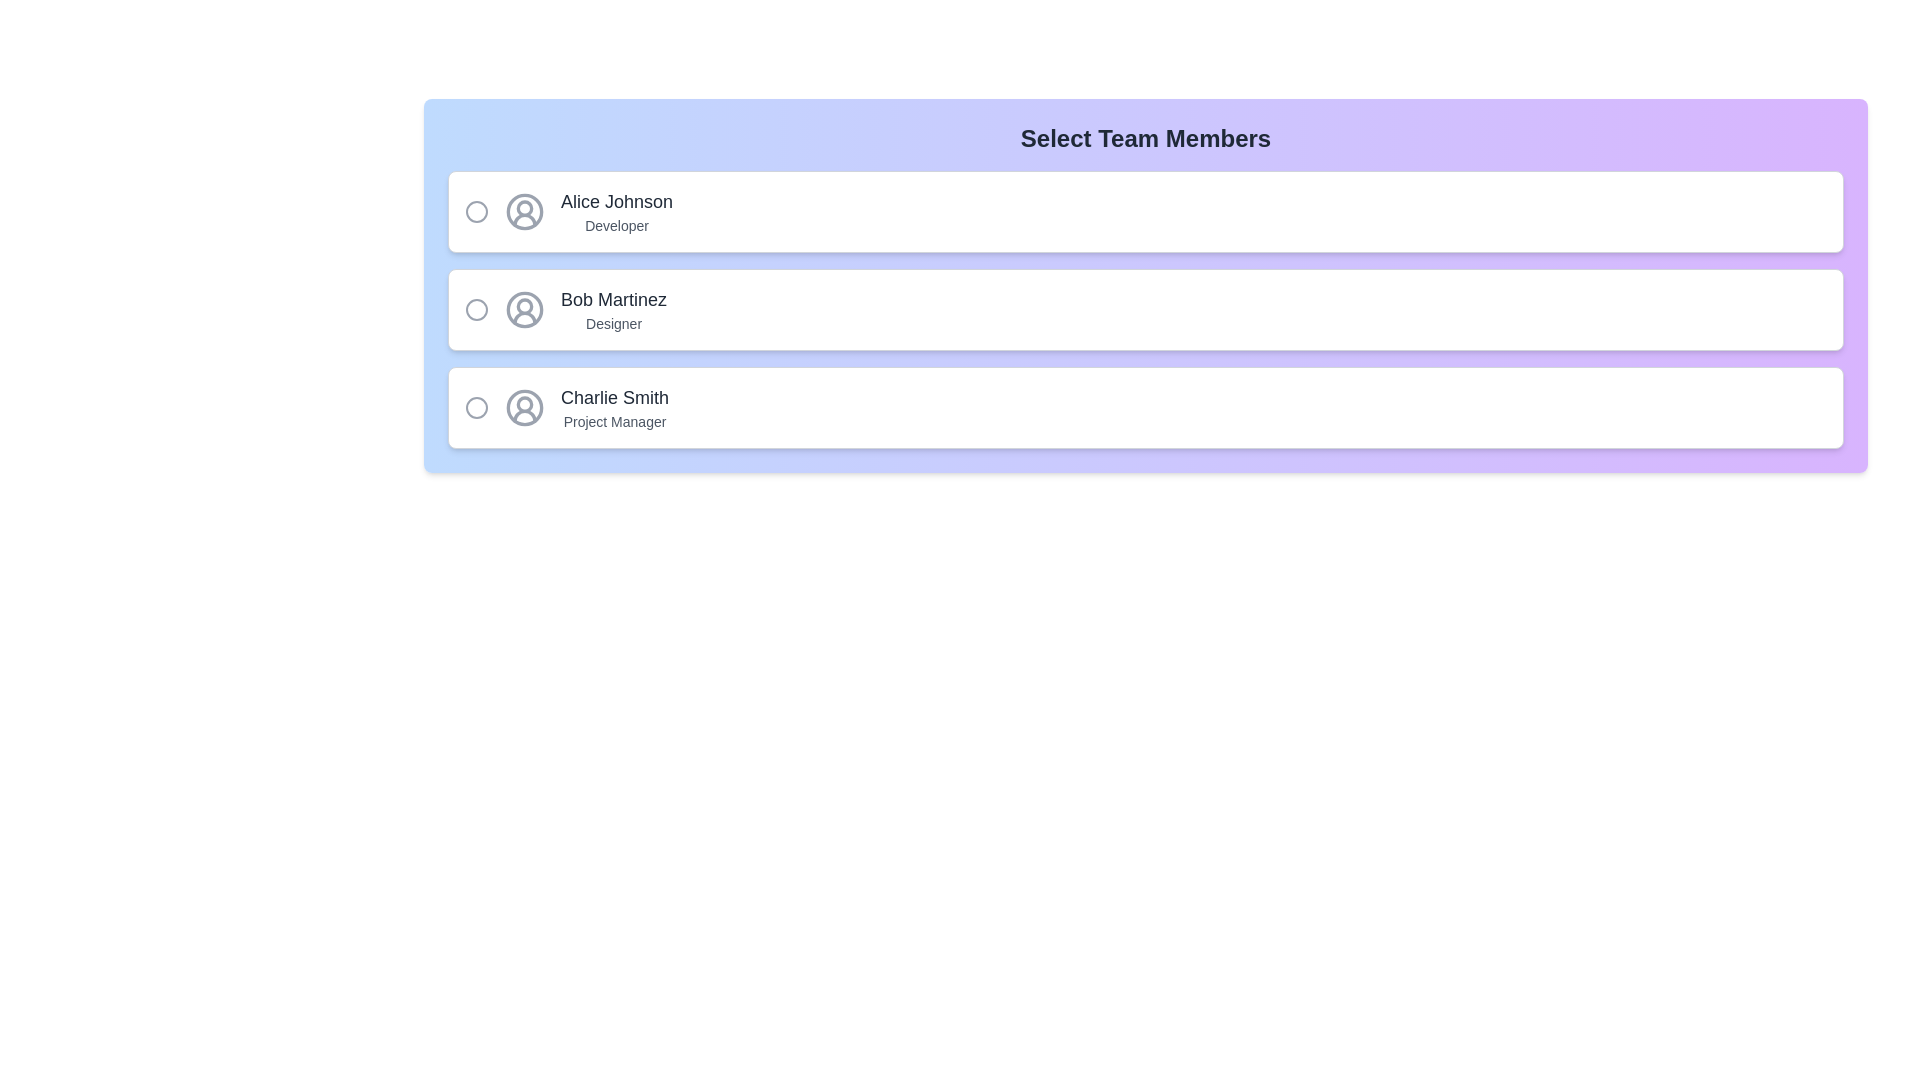 This screenshot has width=1920, height=1080. I want to click on the header text reading 'Select Team Members', which is styled in bold and larger font at the top of a card-like layout with a gradient background, so click(1146, 137).